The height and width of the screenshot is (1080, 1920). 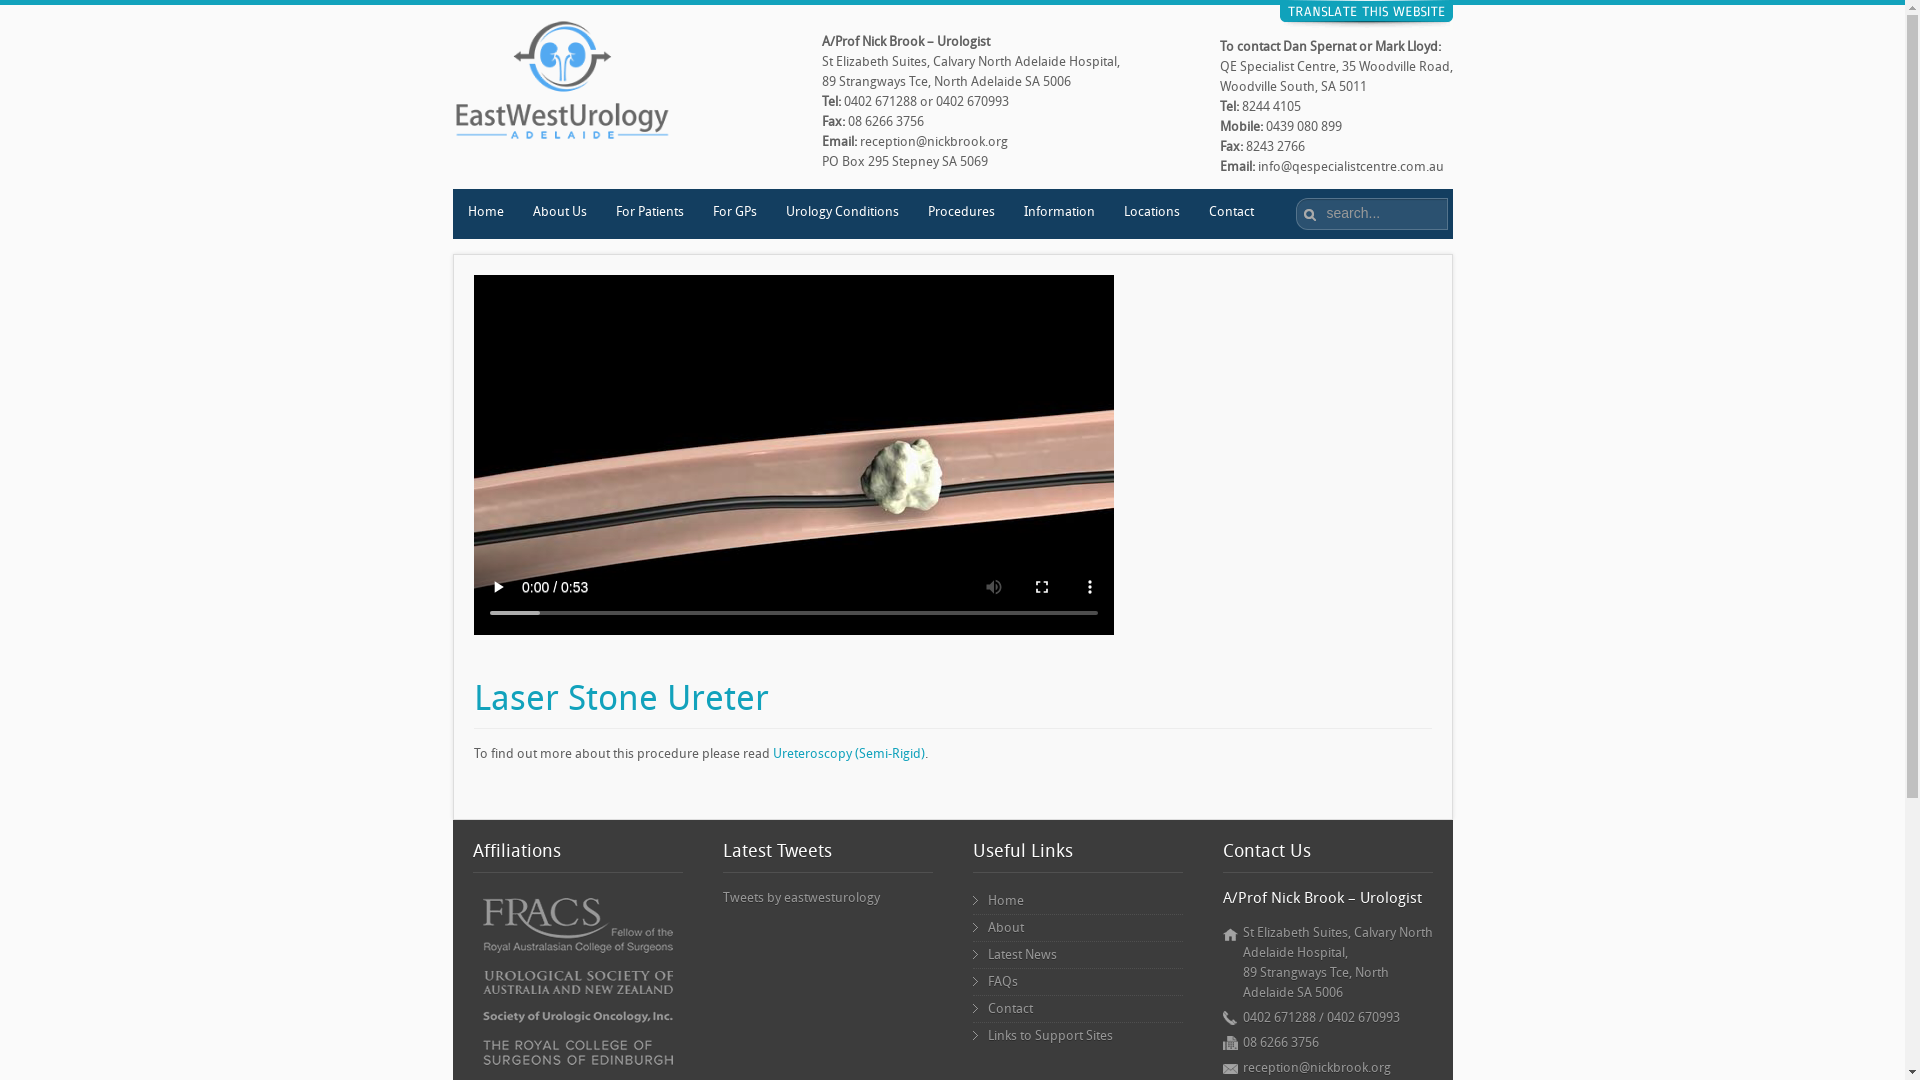 What do you see at coordinates (1241, 106) in the screenshot?
I see `'8244 4105'` at bounding box center [1241, 106].